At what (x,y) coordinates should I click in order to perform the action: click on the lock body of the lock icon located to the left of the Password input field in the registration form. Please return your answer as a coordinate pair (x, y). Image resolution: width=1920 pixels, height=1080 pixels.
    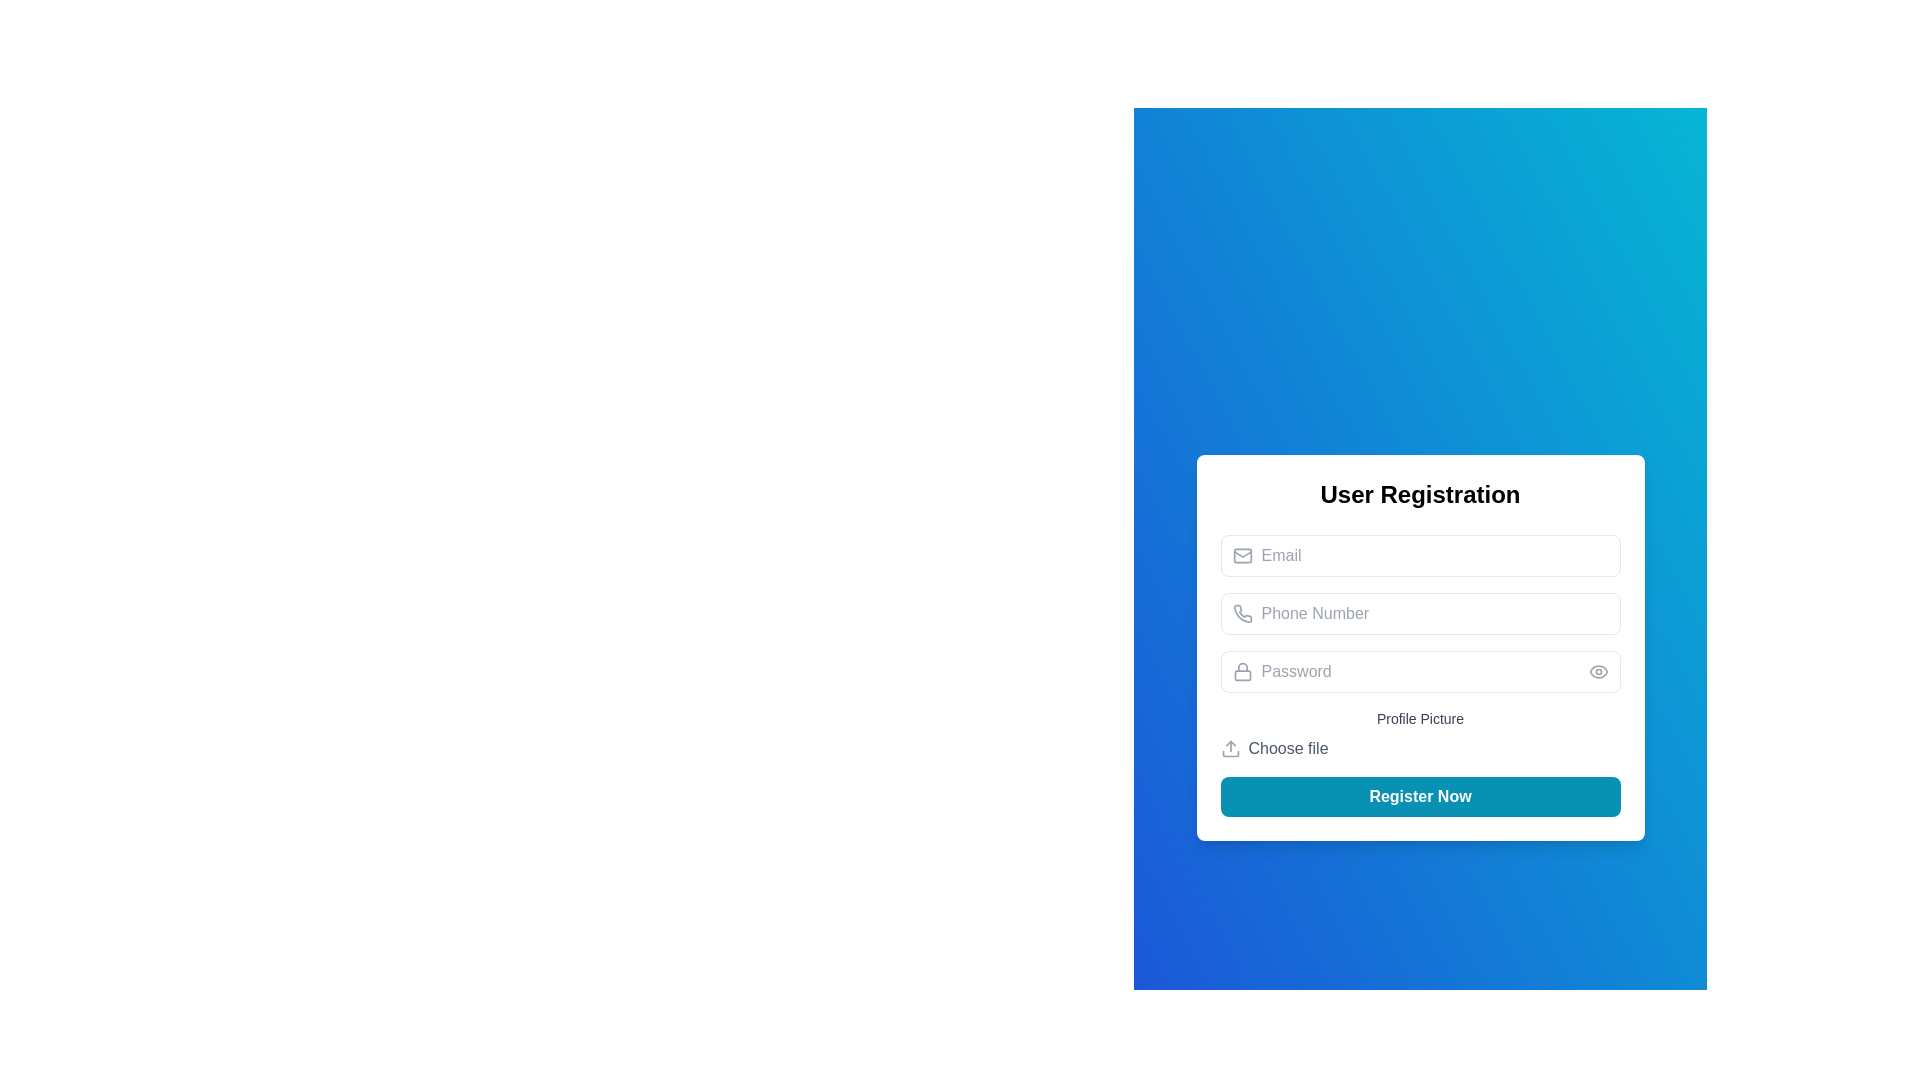
    Looking at the image, I should click on (1241, 675).